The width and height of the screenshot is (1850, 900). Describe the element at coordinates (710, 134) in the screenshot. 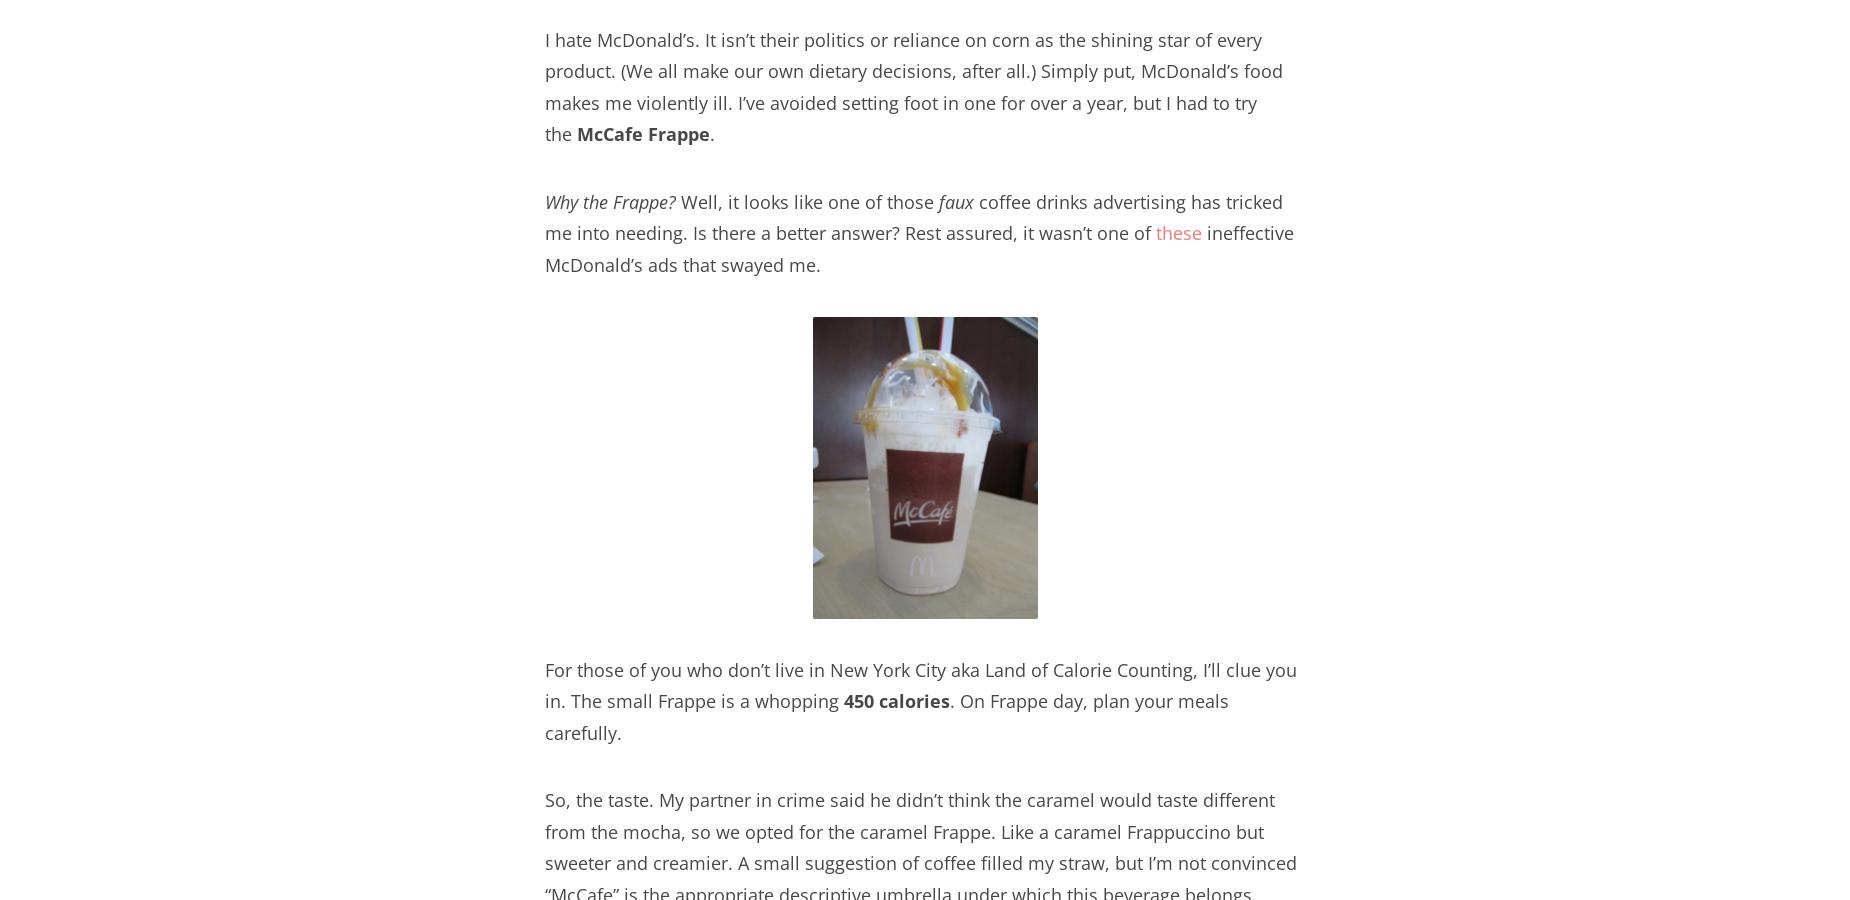

I see `'.'` at that location.